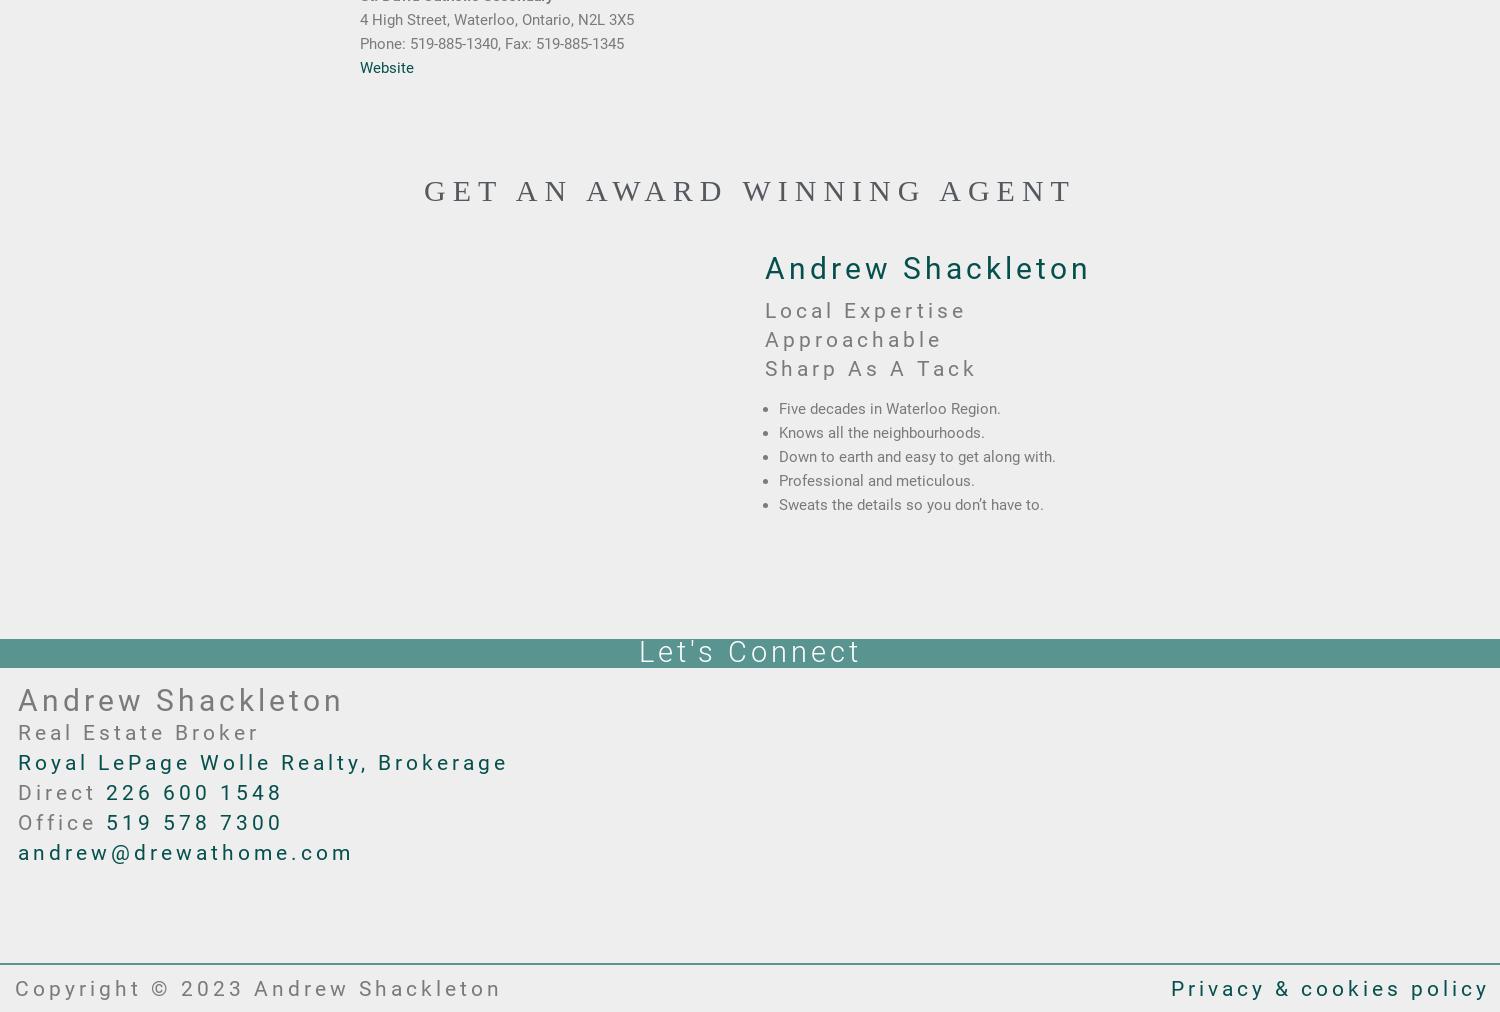 The width and height of the screenshot is (1500, 1012). Describe the element at coordinates (910, 504) in the screenshot. I see `'Sweats the details so you don’t have to.'` at that location.